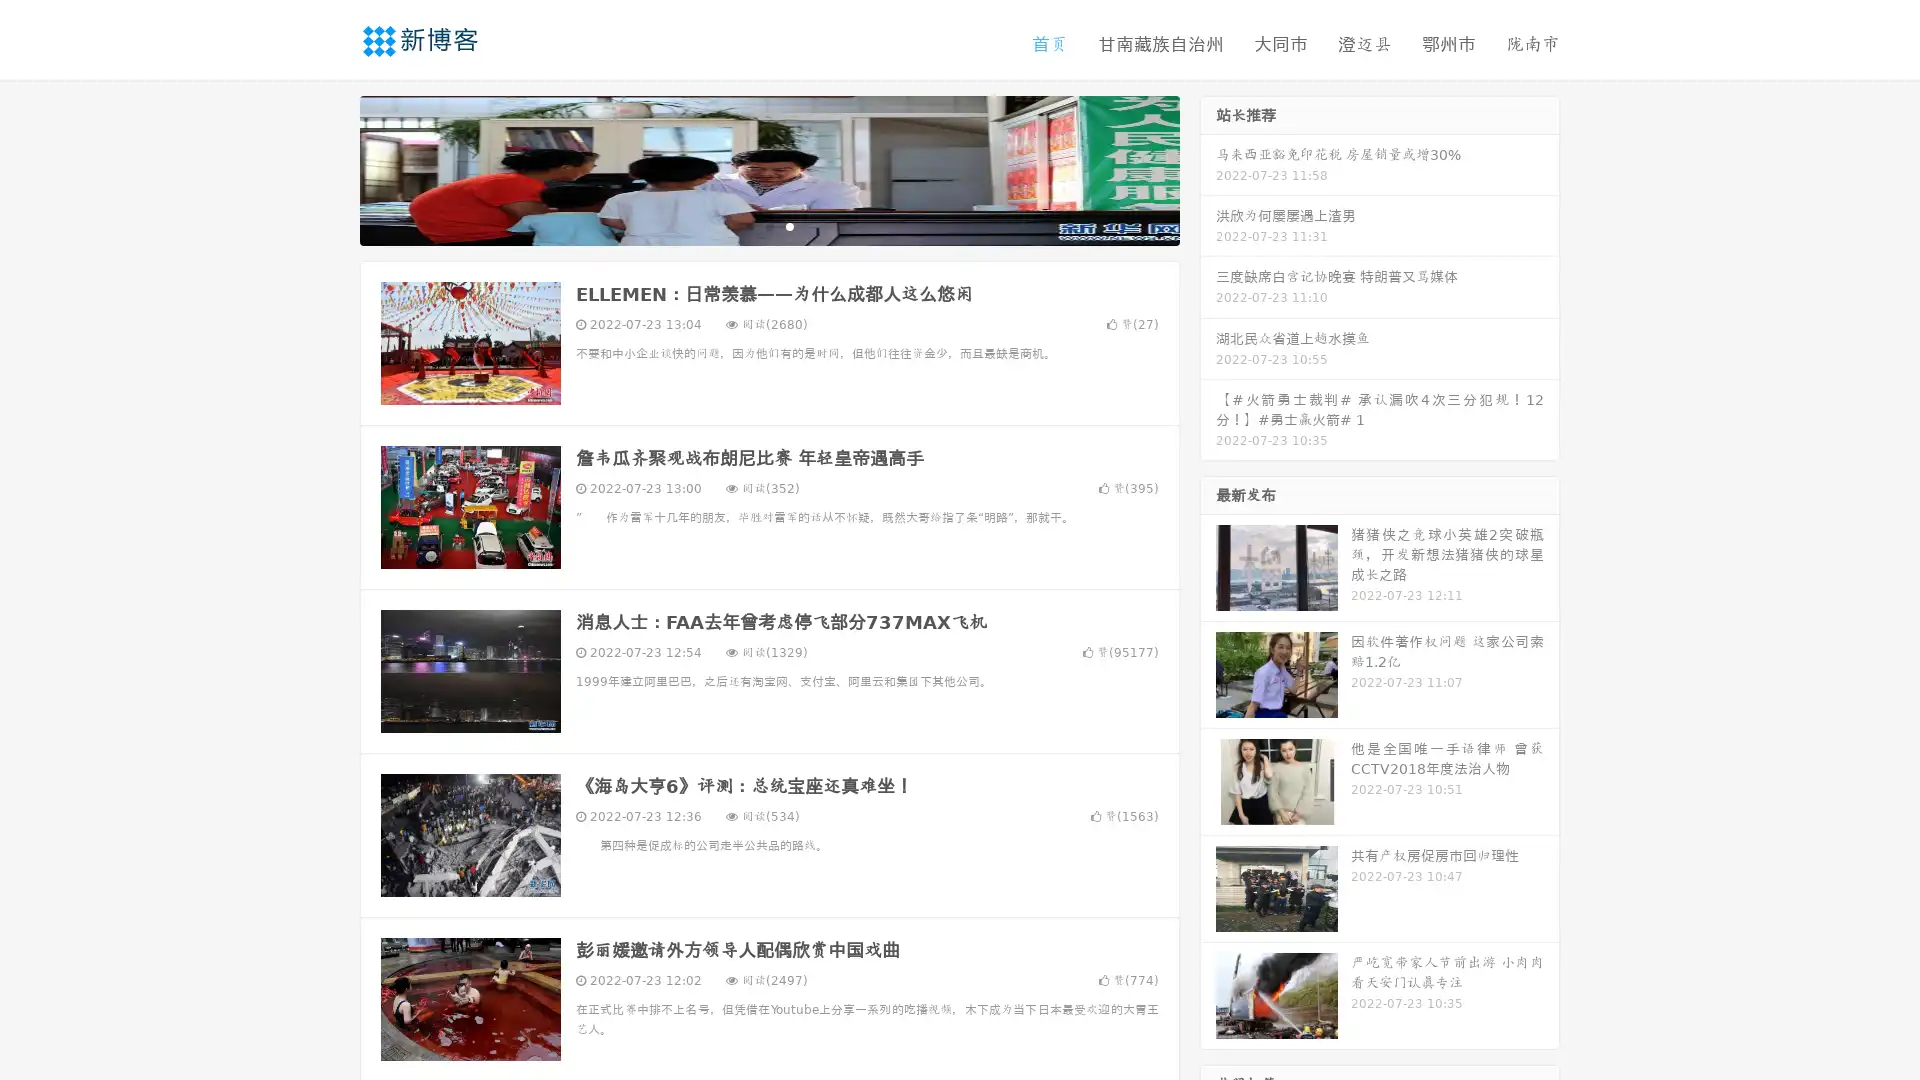  I want to click on Go to slide 3, so click(789, 225).